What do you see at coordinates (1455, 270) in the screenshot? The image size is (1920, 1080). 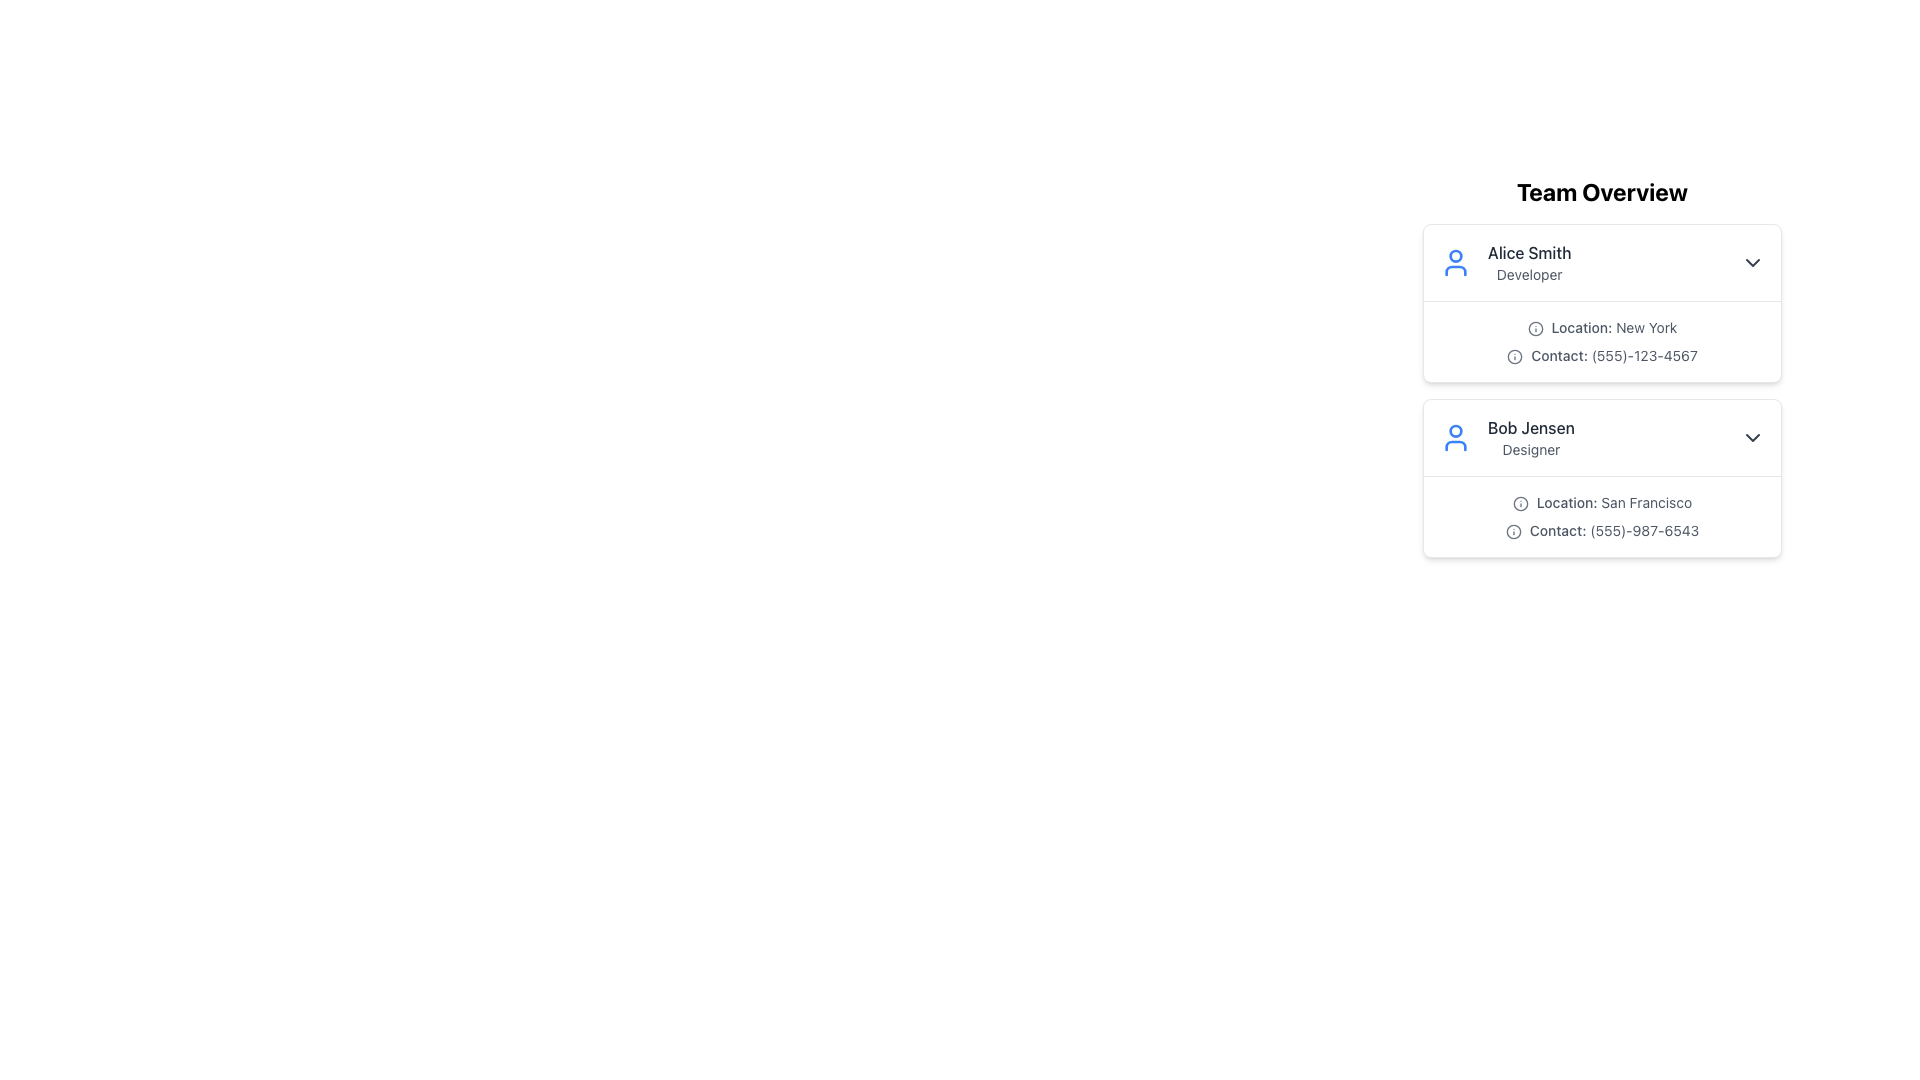 I see `the lower section of the user representation SVG icon, which is styled with a blue stroke and round contours, located next to the text 'Alice Smith' under 'Team Overview'` at bounding box center [1455, 270].